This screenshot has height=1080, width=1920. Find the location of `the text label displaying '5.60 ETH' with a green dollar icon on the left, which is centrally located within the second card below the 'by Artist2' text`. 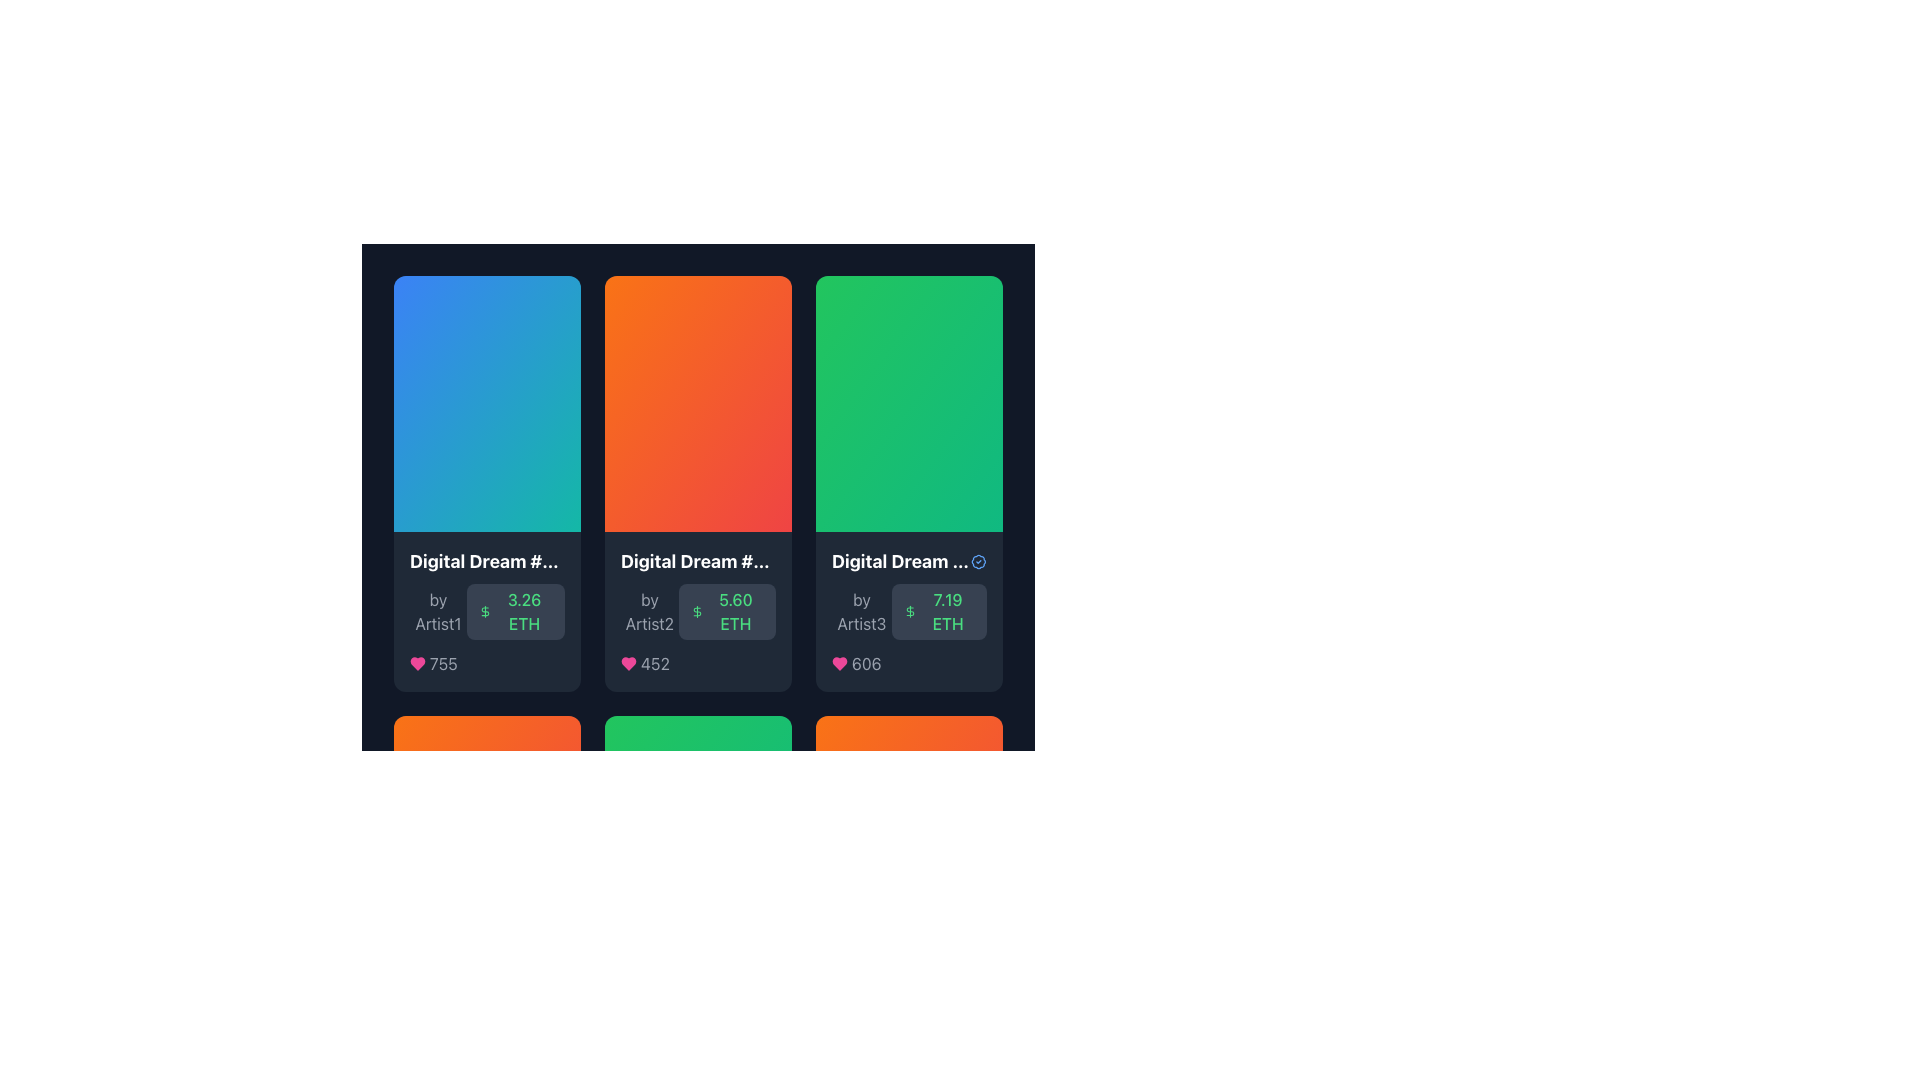

the text label displaying '5.60 ETH' with a green dollar icon on the left, which is centrally located within the second card below the 'by Artist2' text is located at coordinates (726, 611).